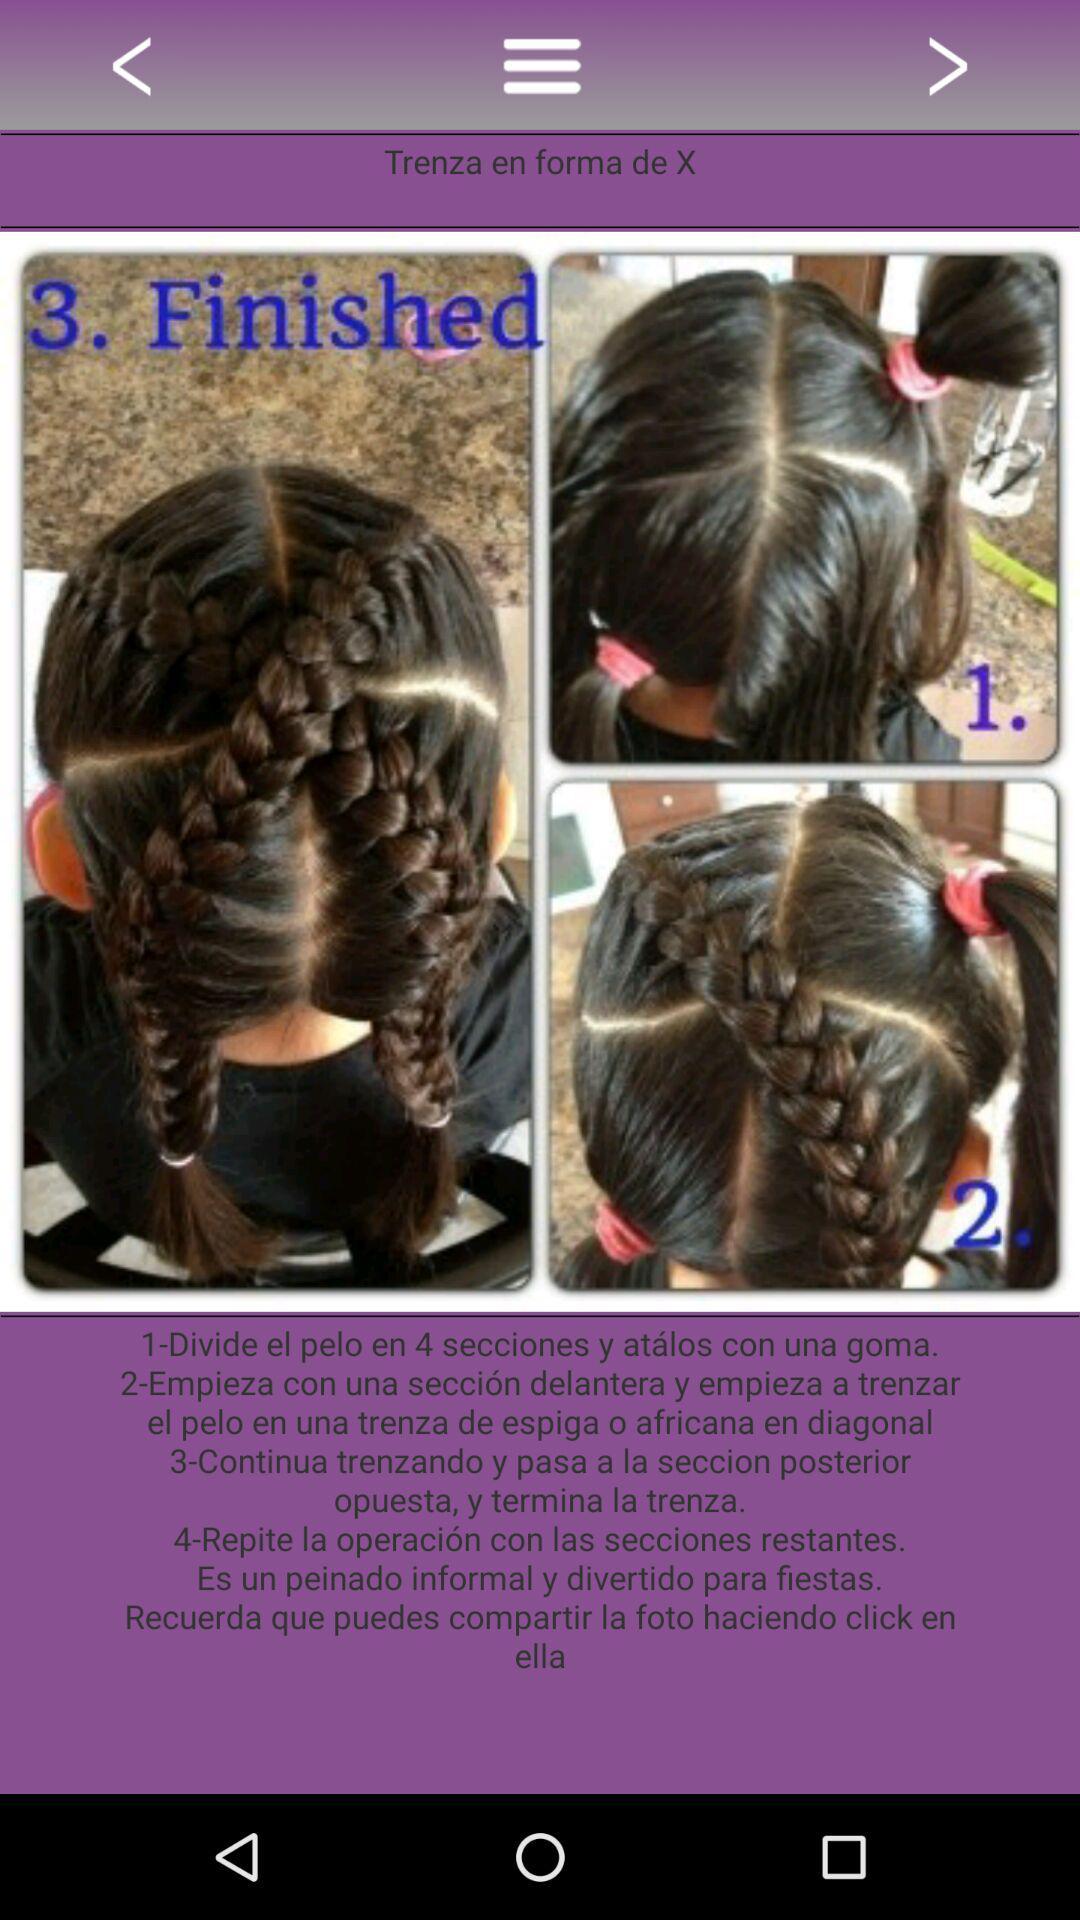 Image resolution: width=1080 pixels, height=1920 pixels. I want to click on the menu icon, so click(540, 69).